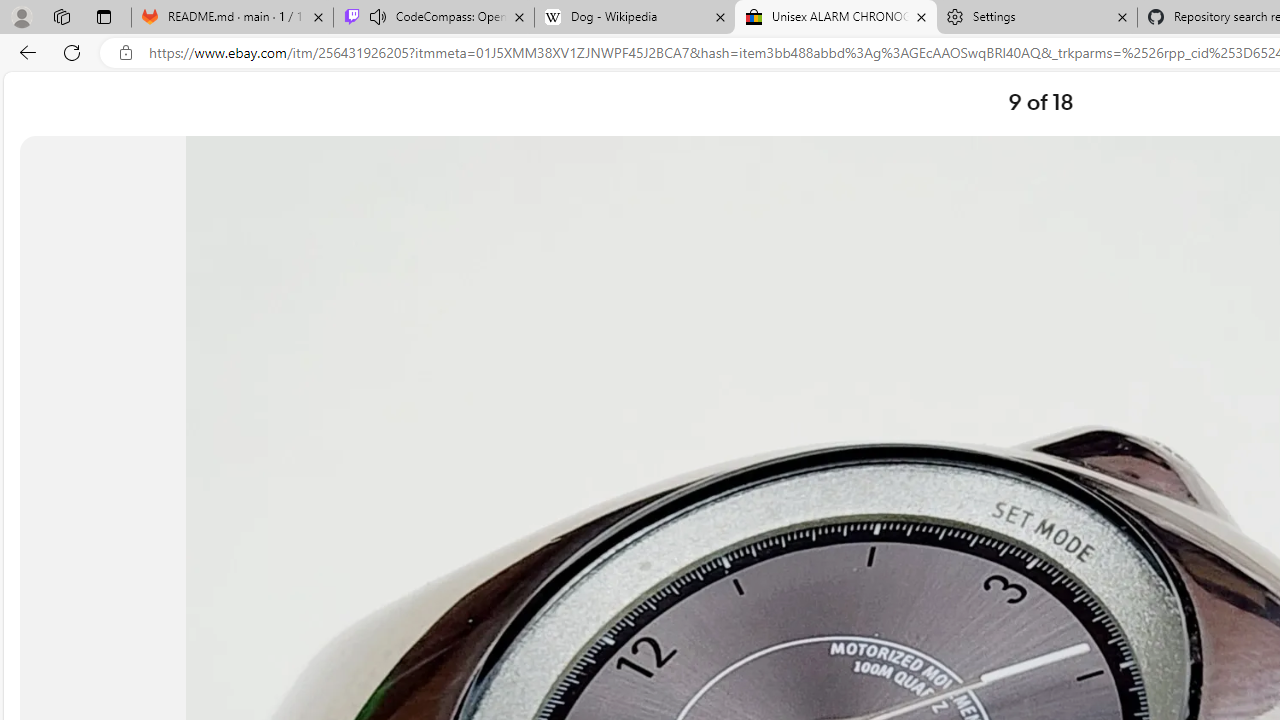  I want to click on 'Settings', so click(1036, 17).